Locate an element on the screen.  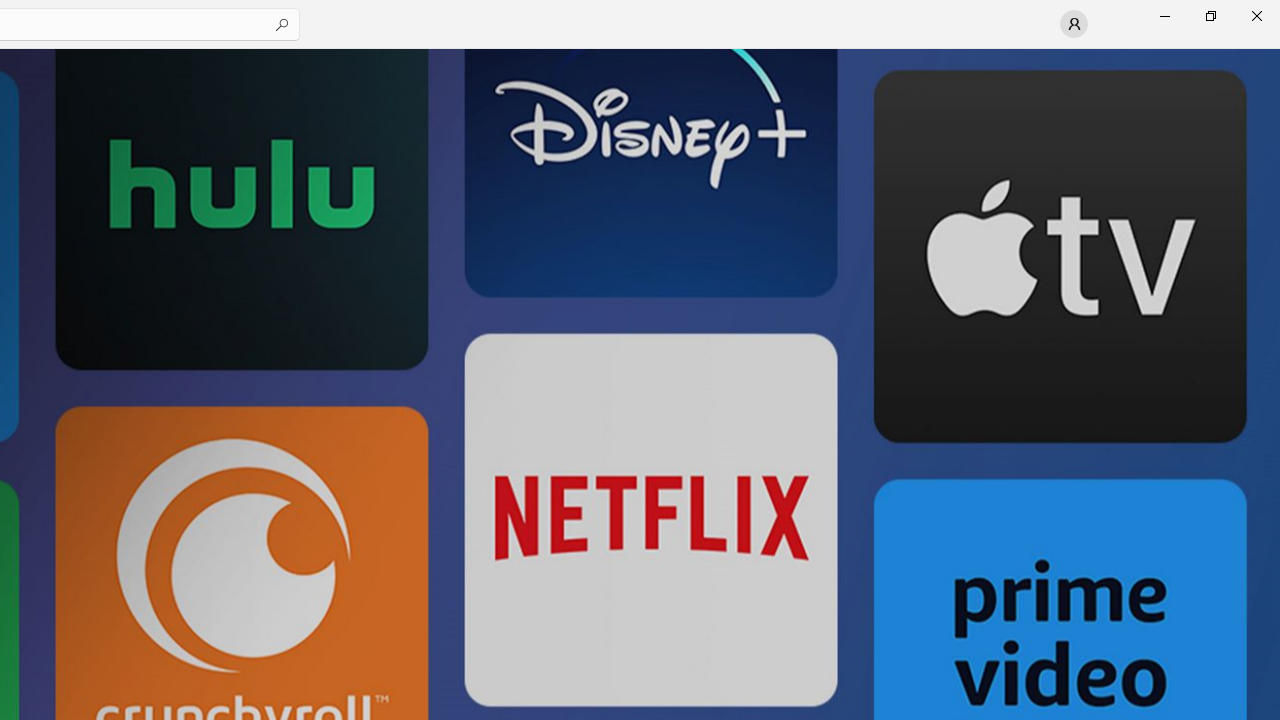
'User profile' is located at coordinates (1072, 24).